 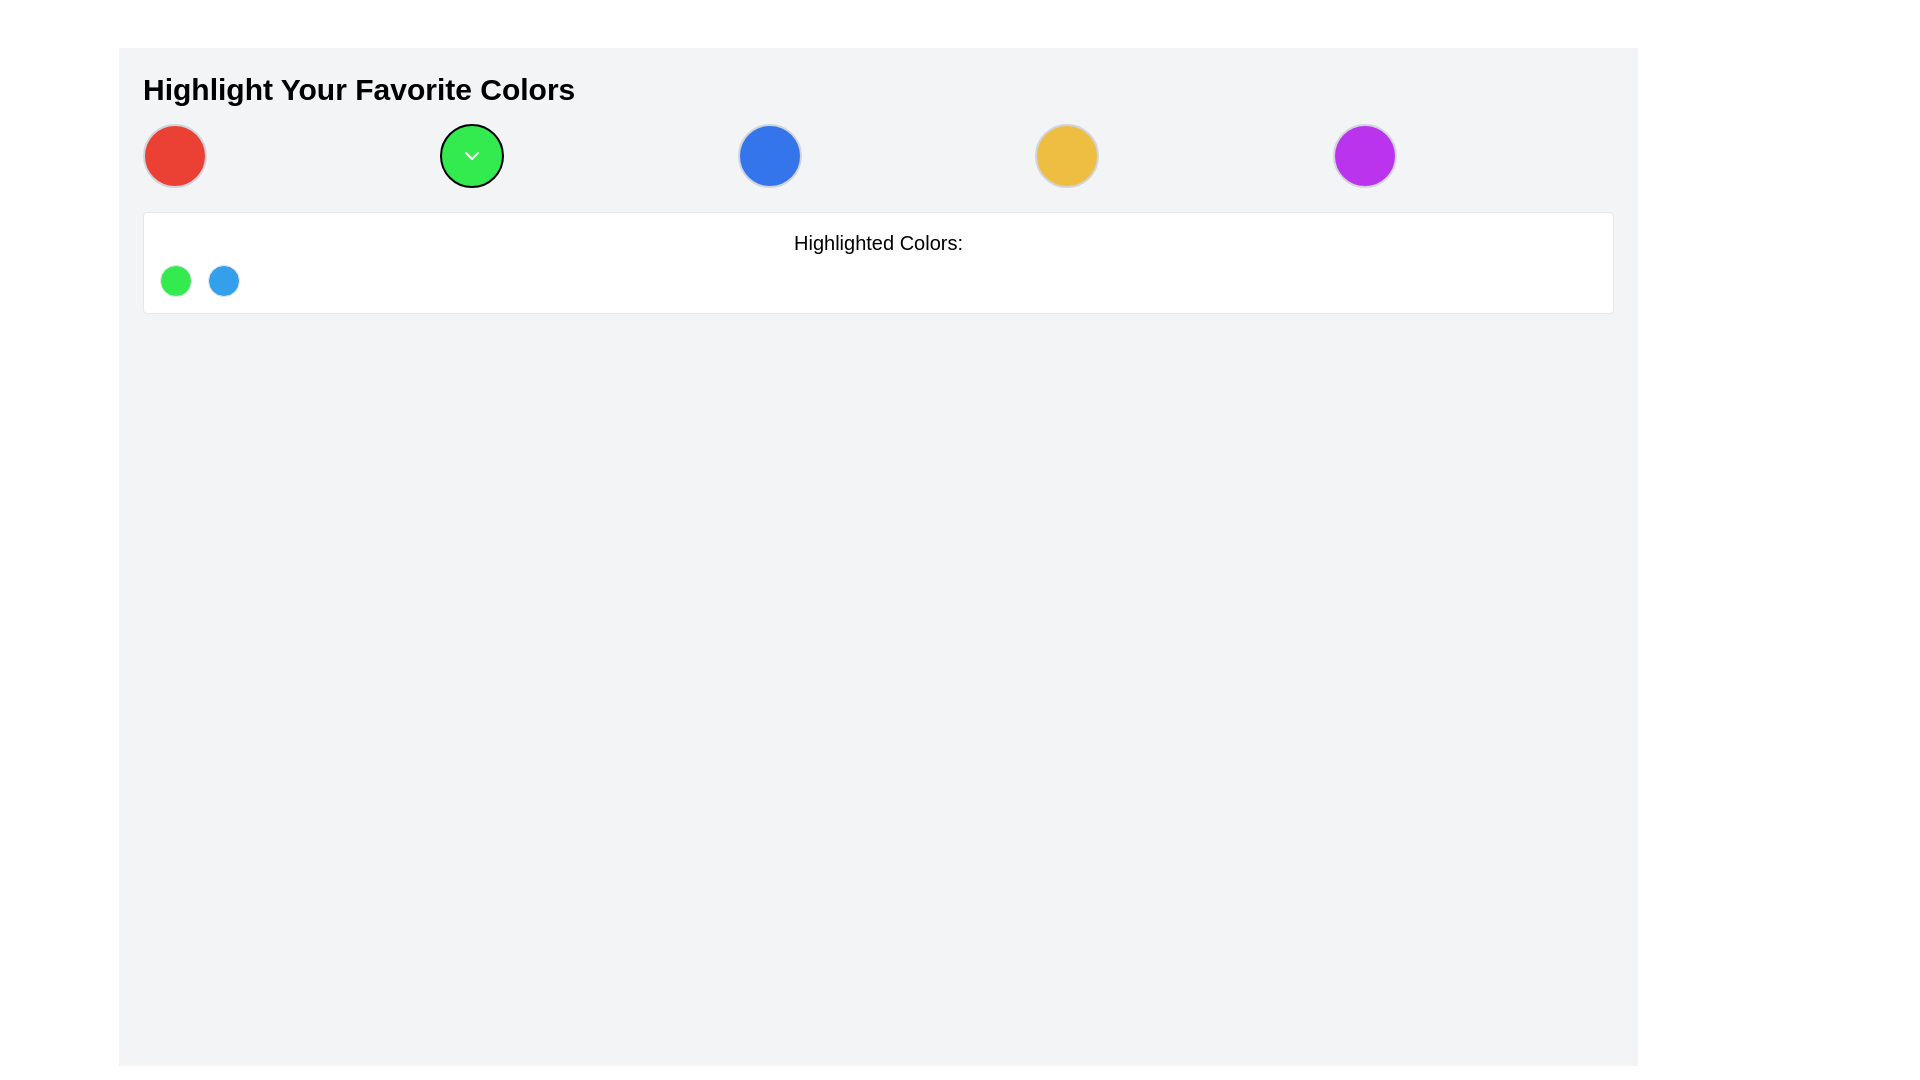 What do you see at coordinates (174, 154) in the screenshot?
I see `the first circular indicator in the grid layout, located near the top left of the interface` at bounding box center [174, 154].